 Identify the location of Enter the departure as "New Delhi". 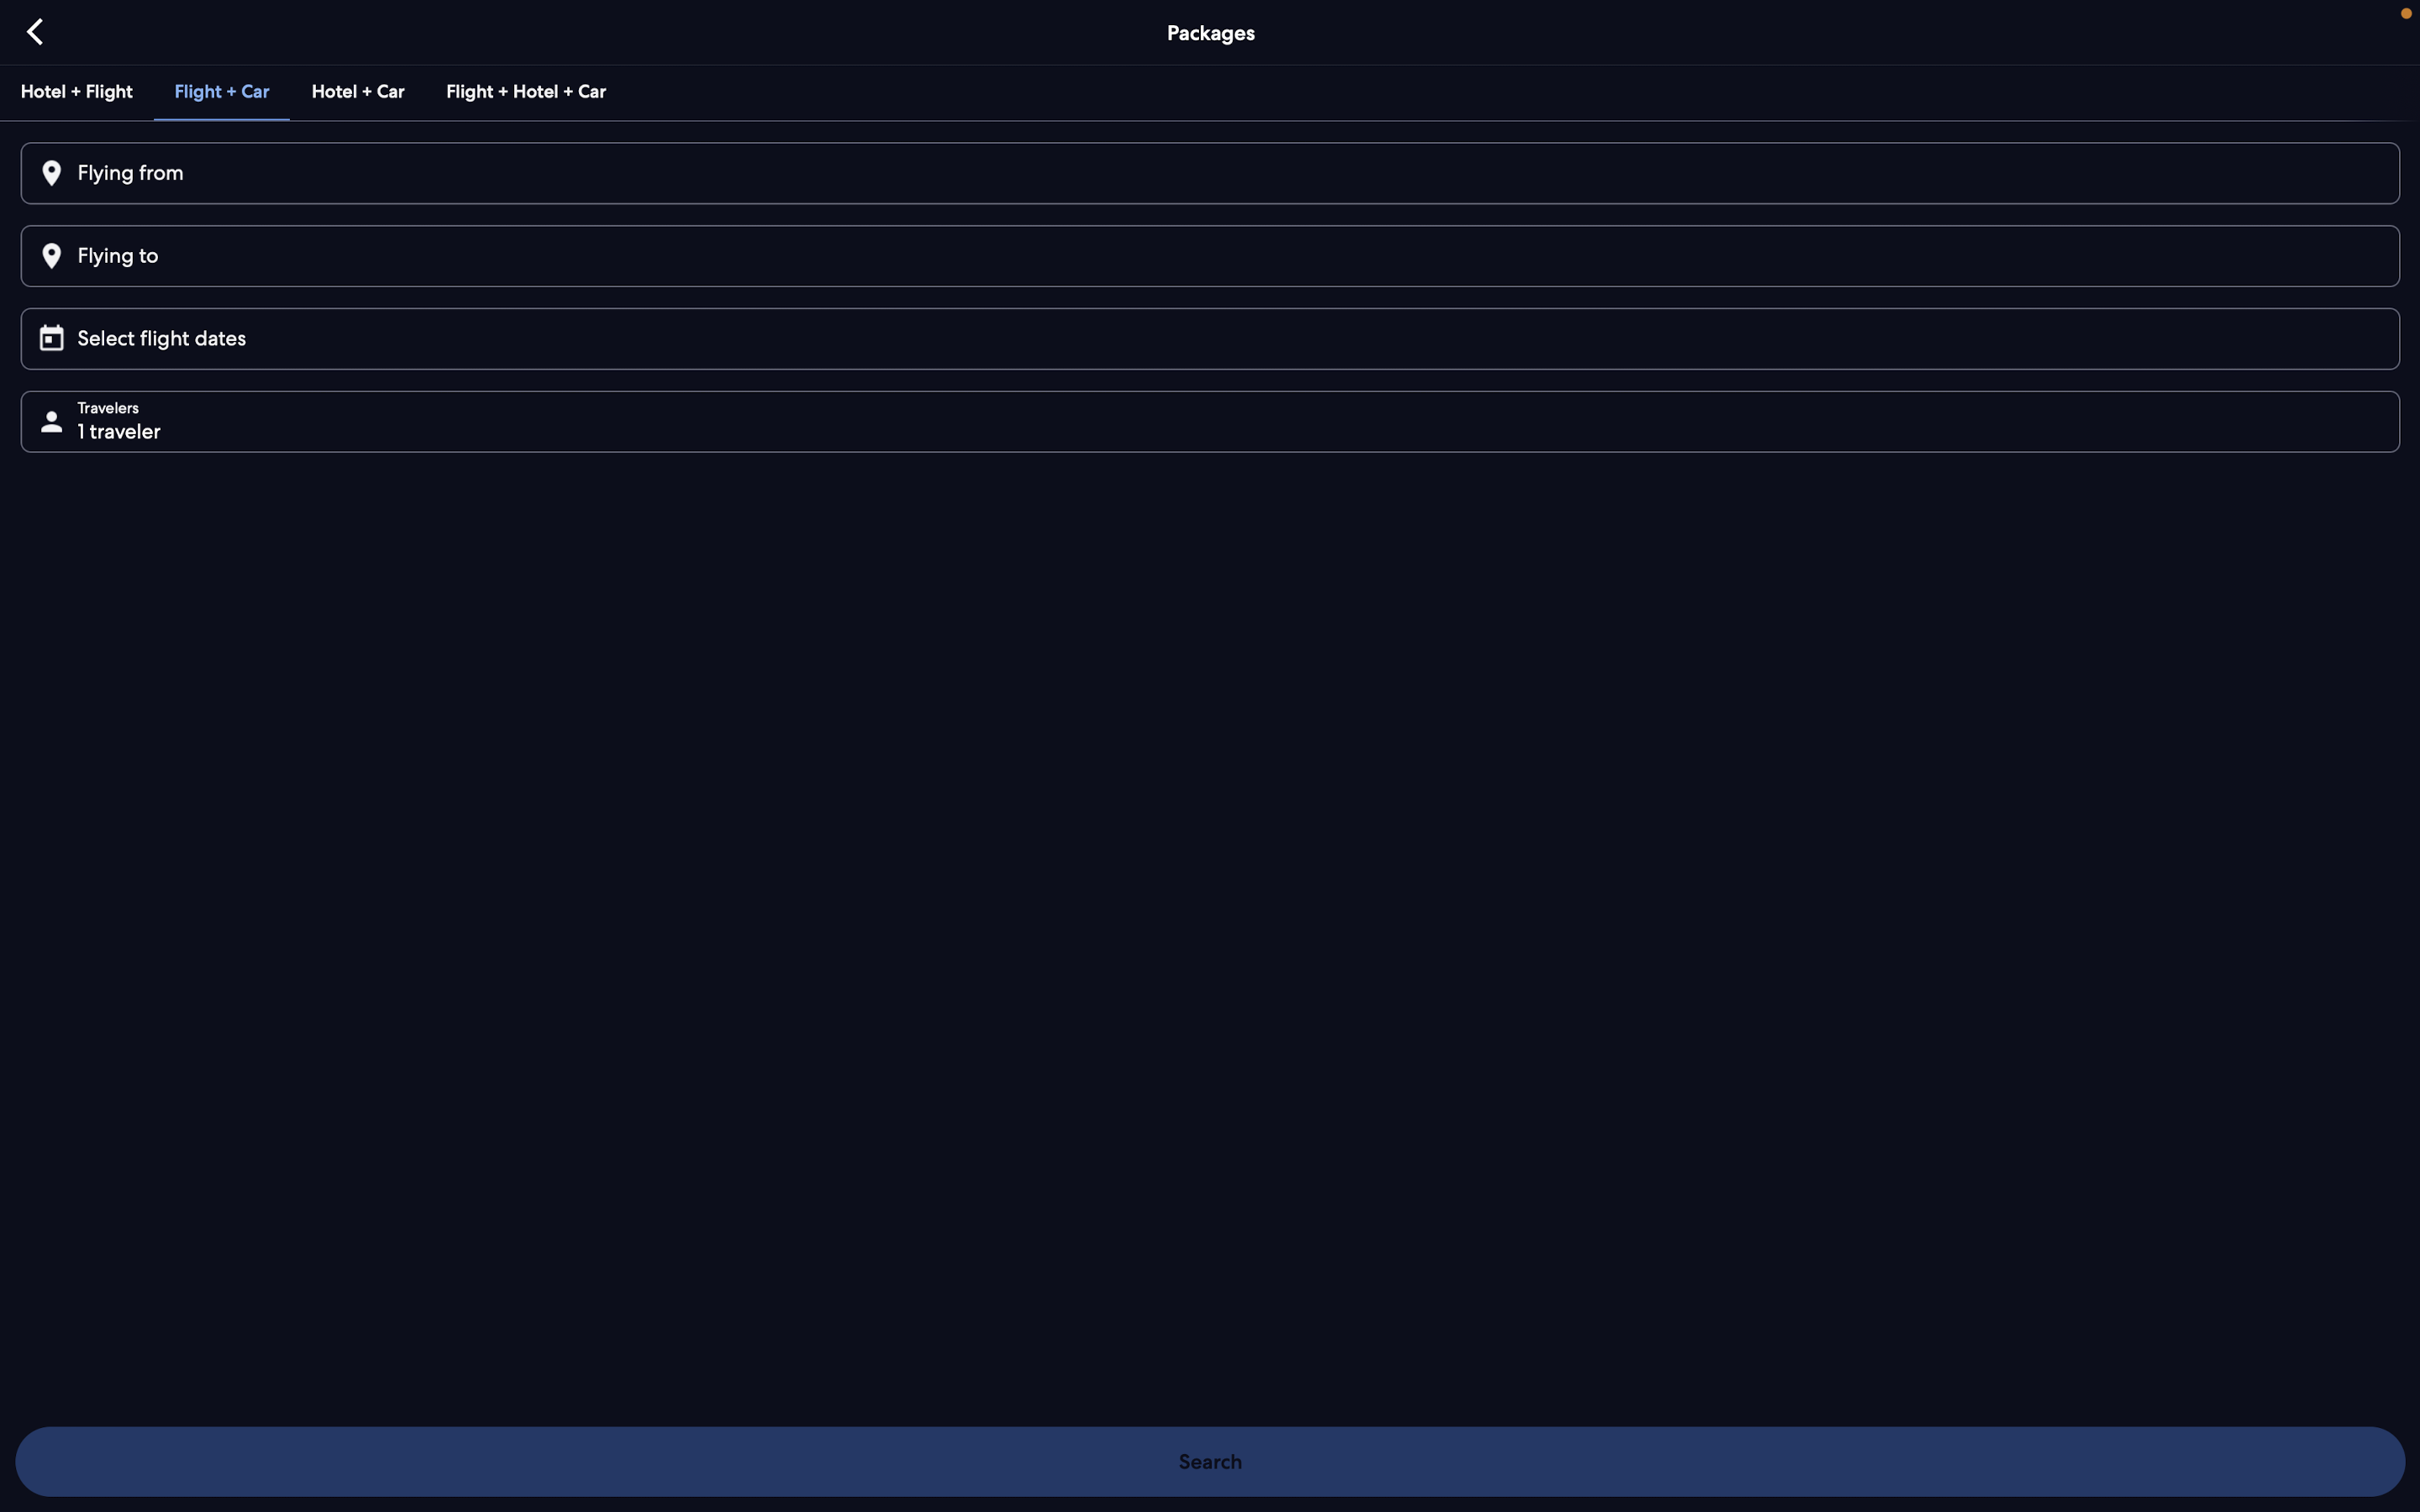
(1207, 174).